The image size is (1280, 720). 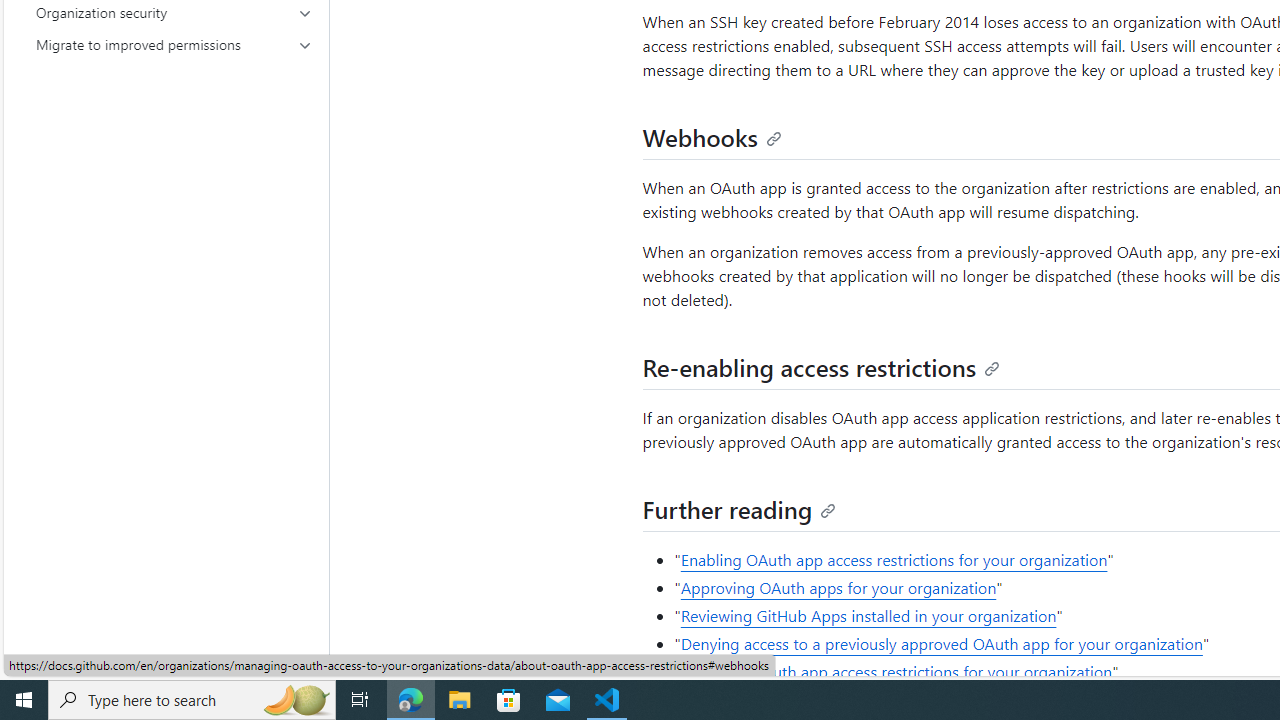 What do you see at coordinates (893, 559) in the screenshot?
I see `'Enabling OAuth app access restrictions for your organization'` at bounding box center [893, 559].